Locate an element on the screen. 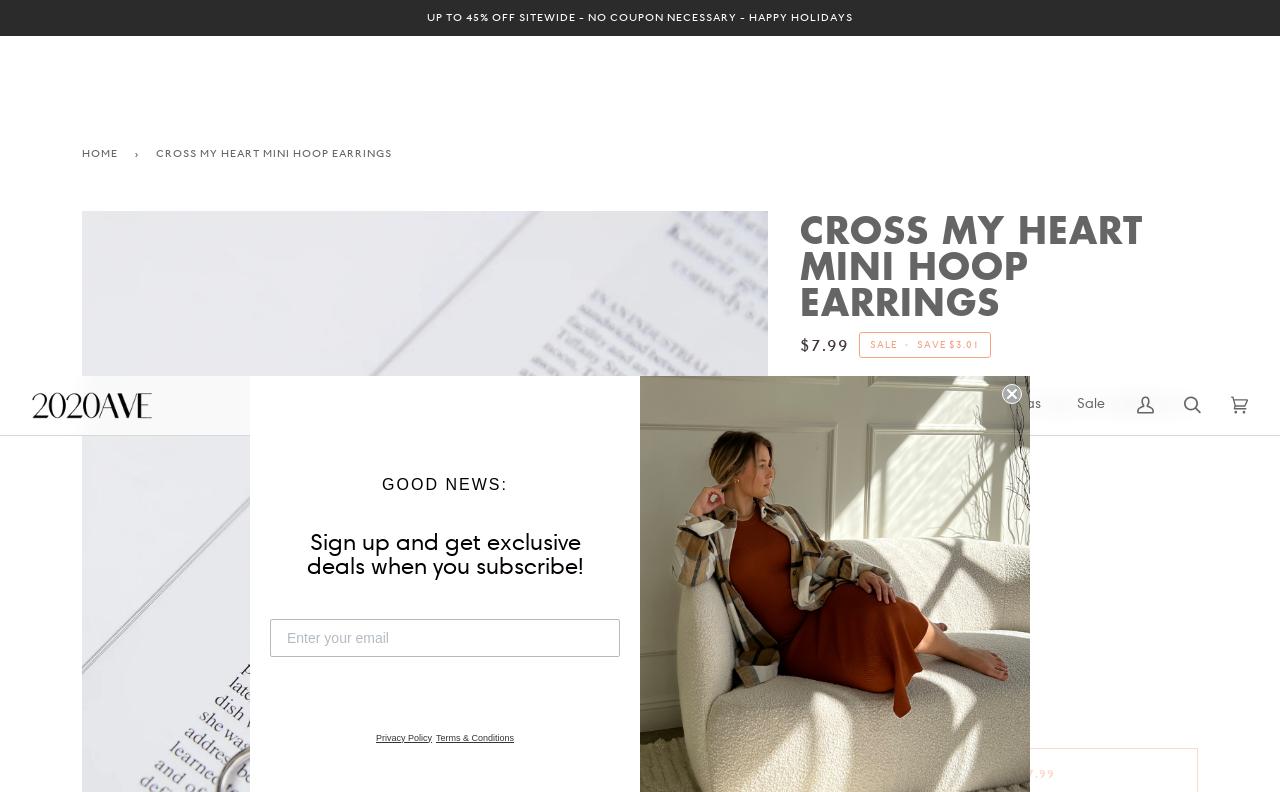 This screenshot has width=1280, height=792. 'SIZE' is located at coordinates (797, 181).